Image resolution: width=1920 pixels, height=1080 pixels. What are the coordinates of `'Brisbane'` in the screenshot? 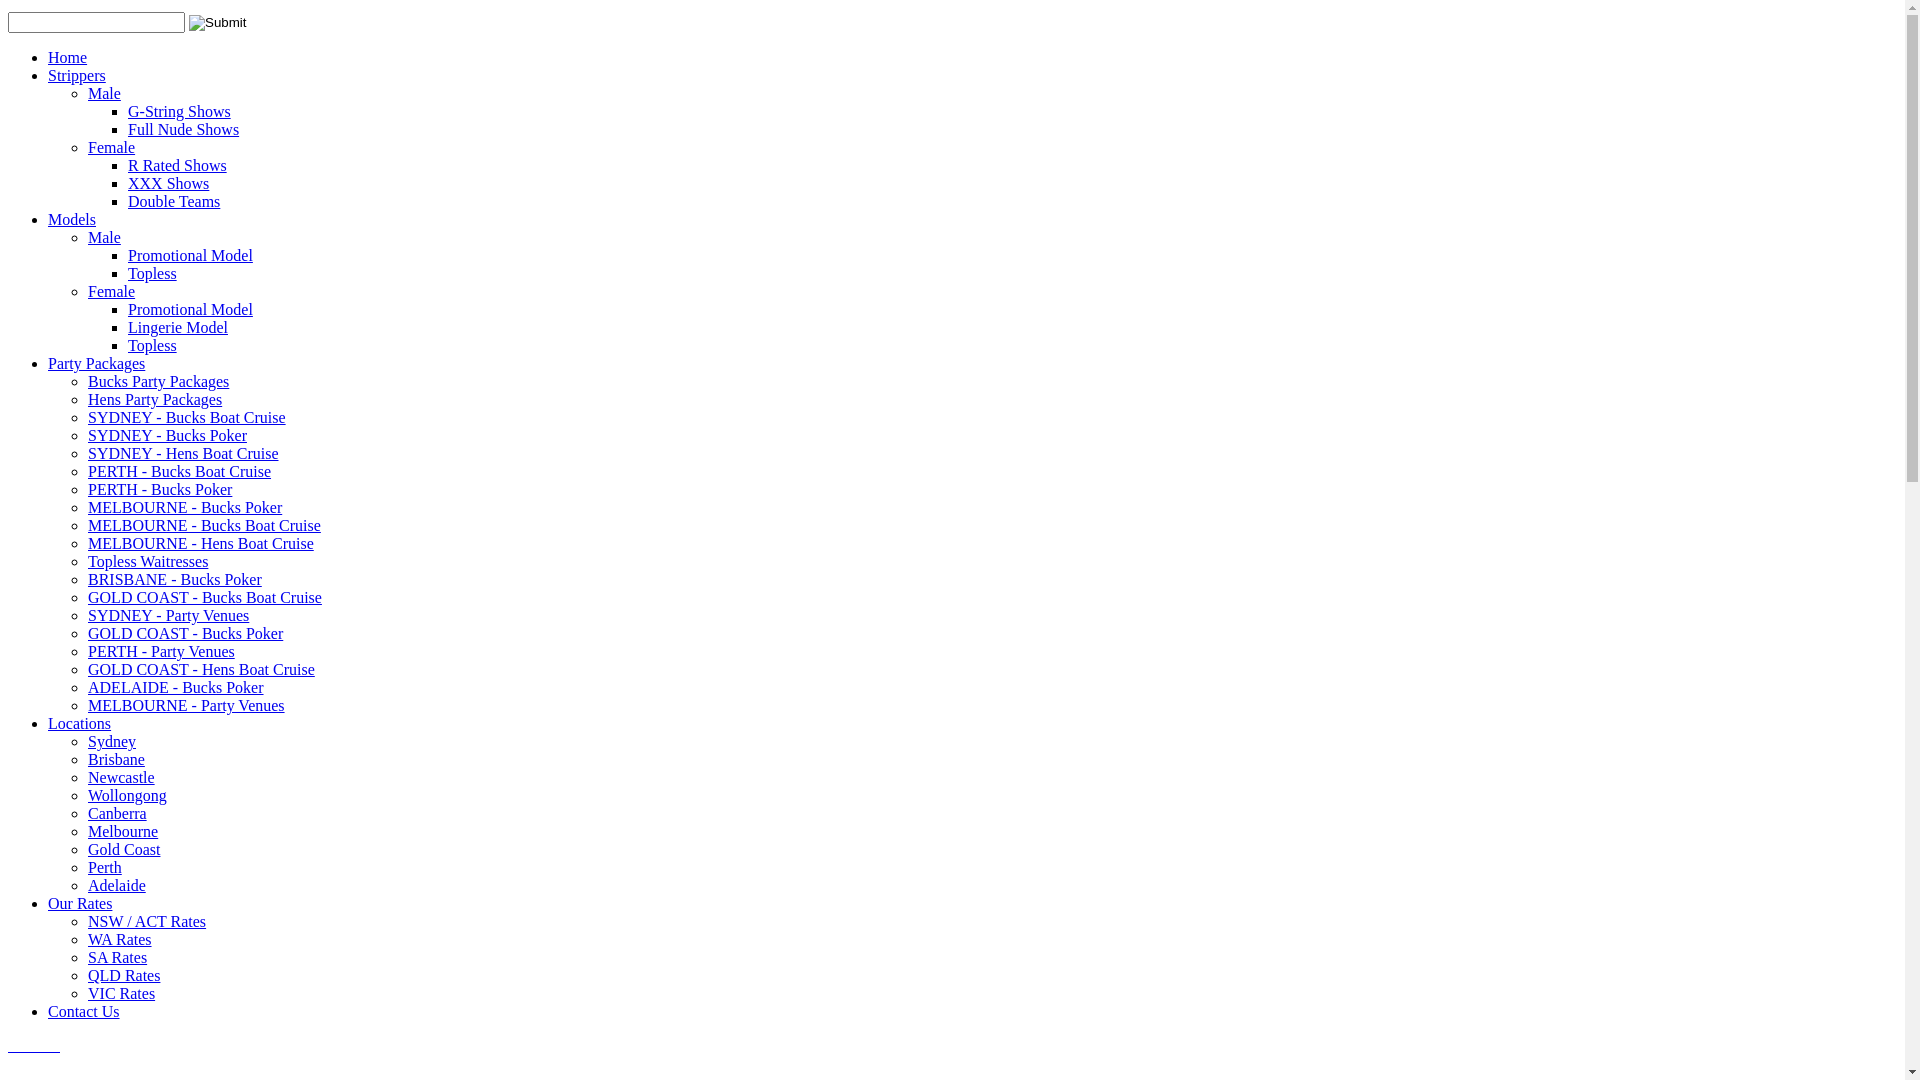 It's located at (86, 759).